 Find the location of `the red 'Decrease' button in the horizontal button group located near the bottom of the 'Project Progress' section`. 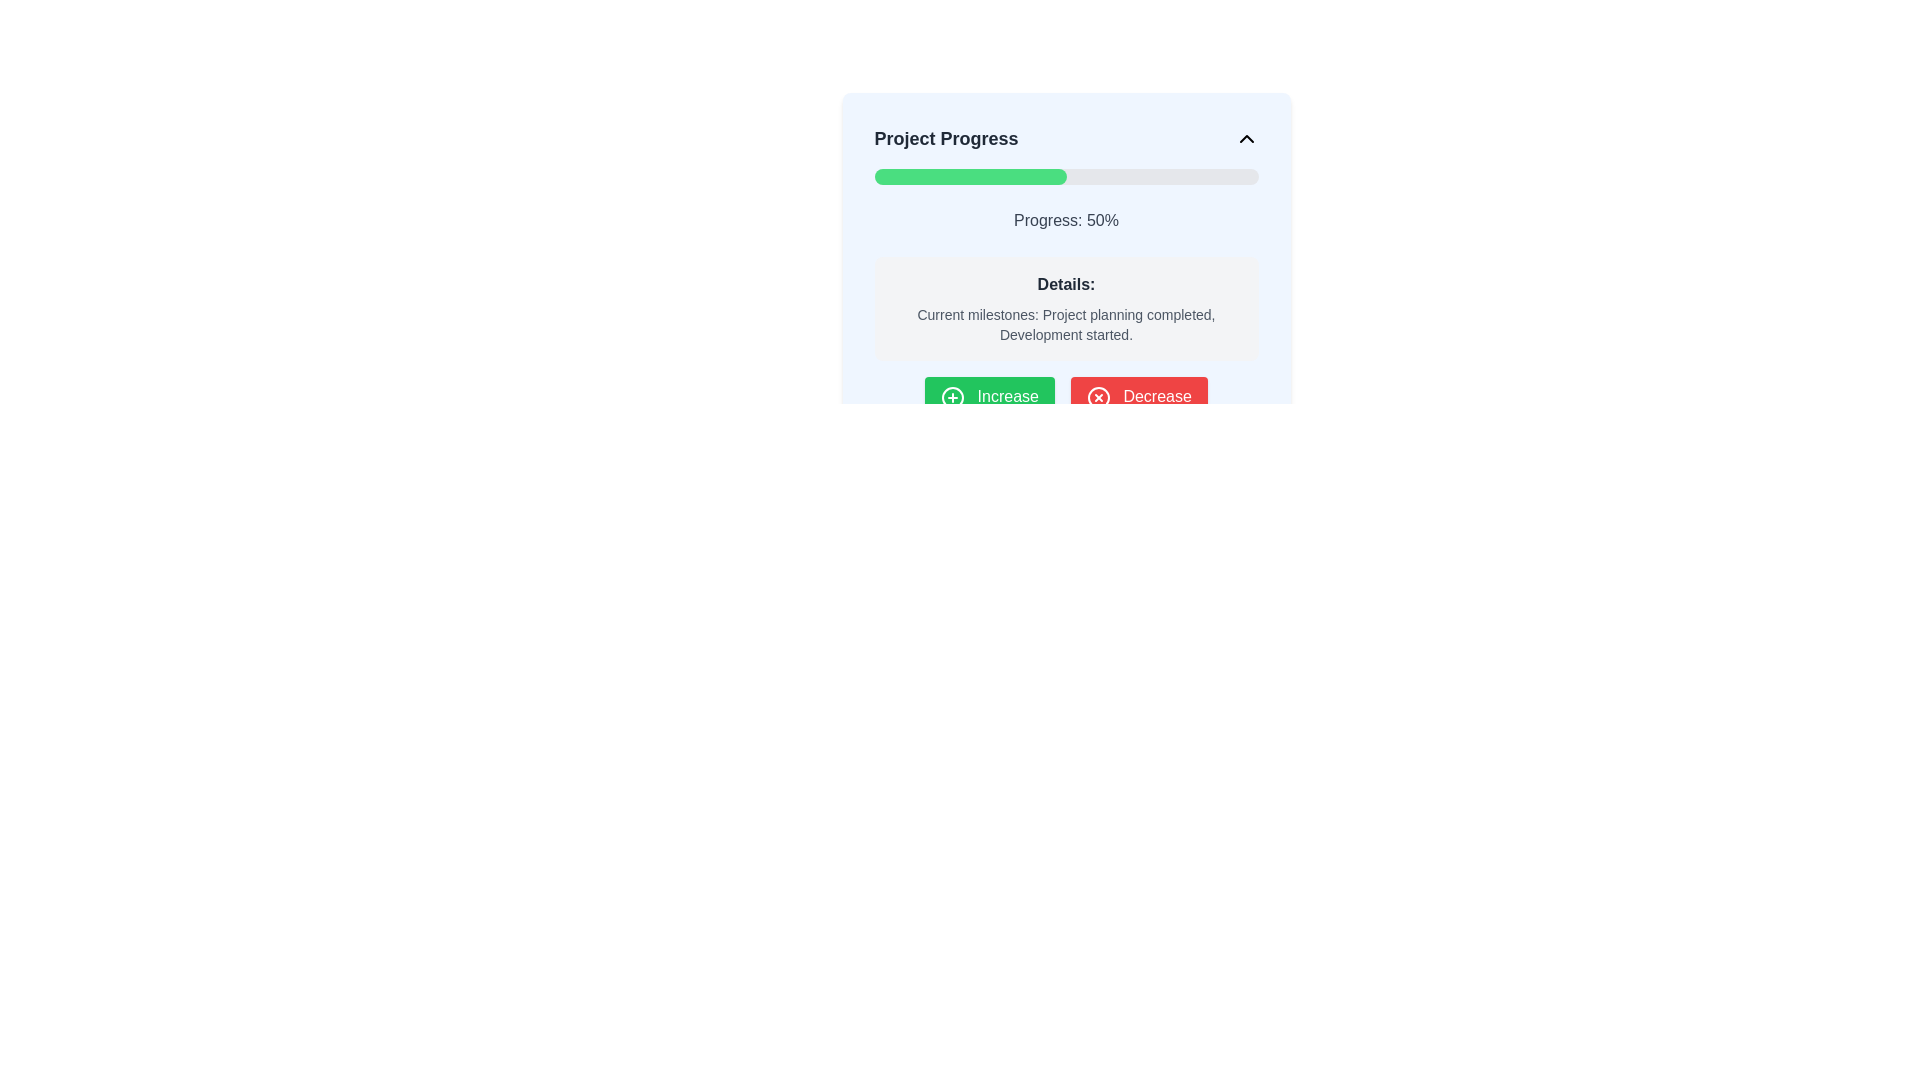

the red 'Decrease' button in the horizontal button group located near the bottom of the 'Project Progress' section is located at coordinates (1065, 397).